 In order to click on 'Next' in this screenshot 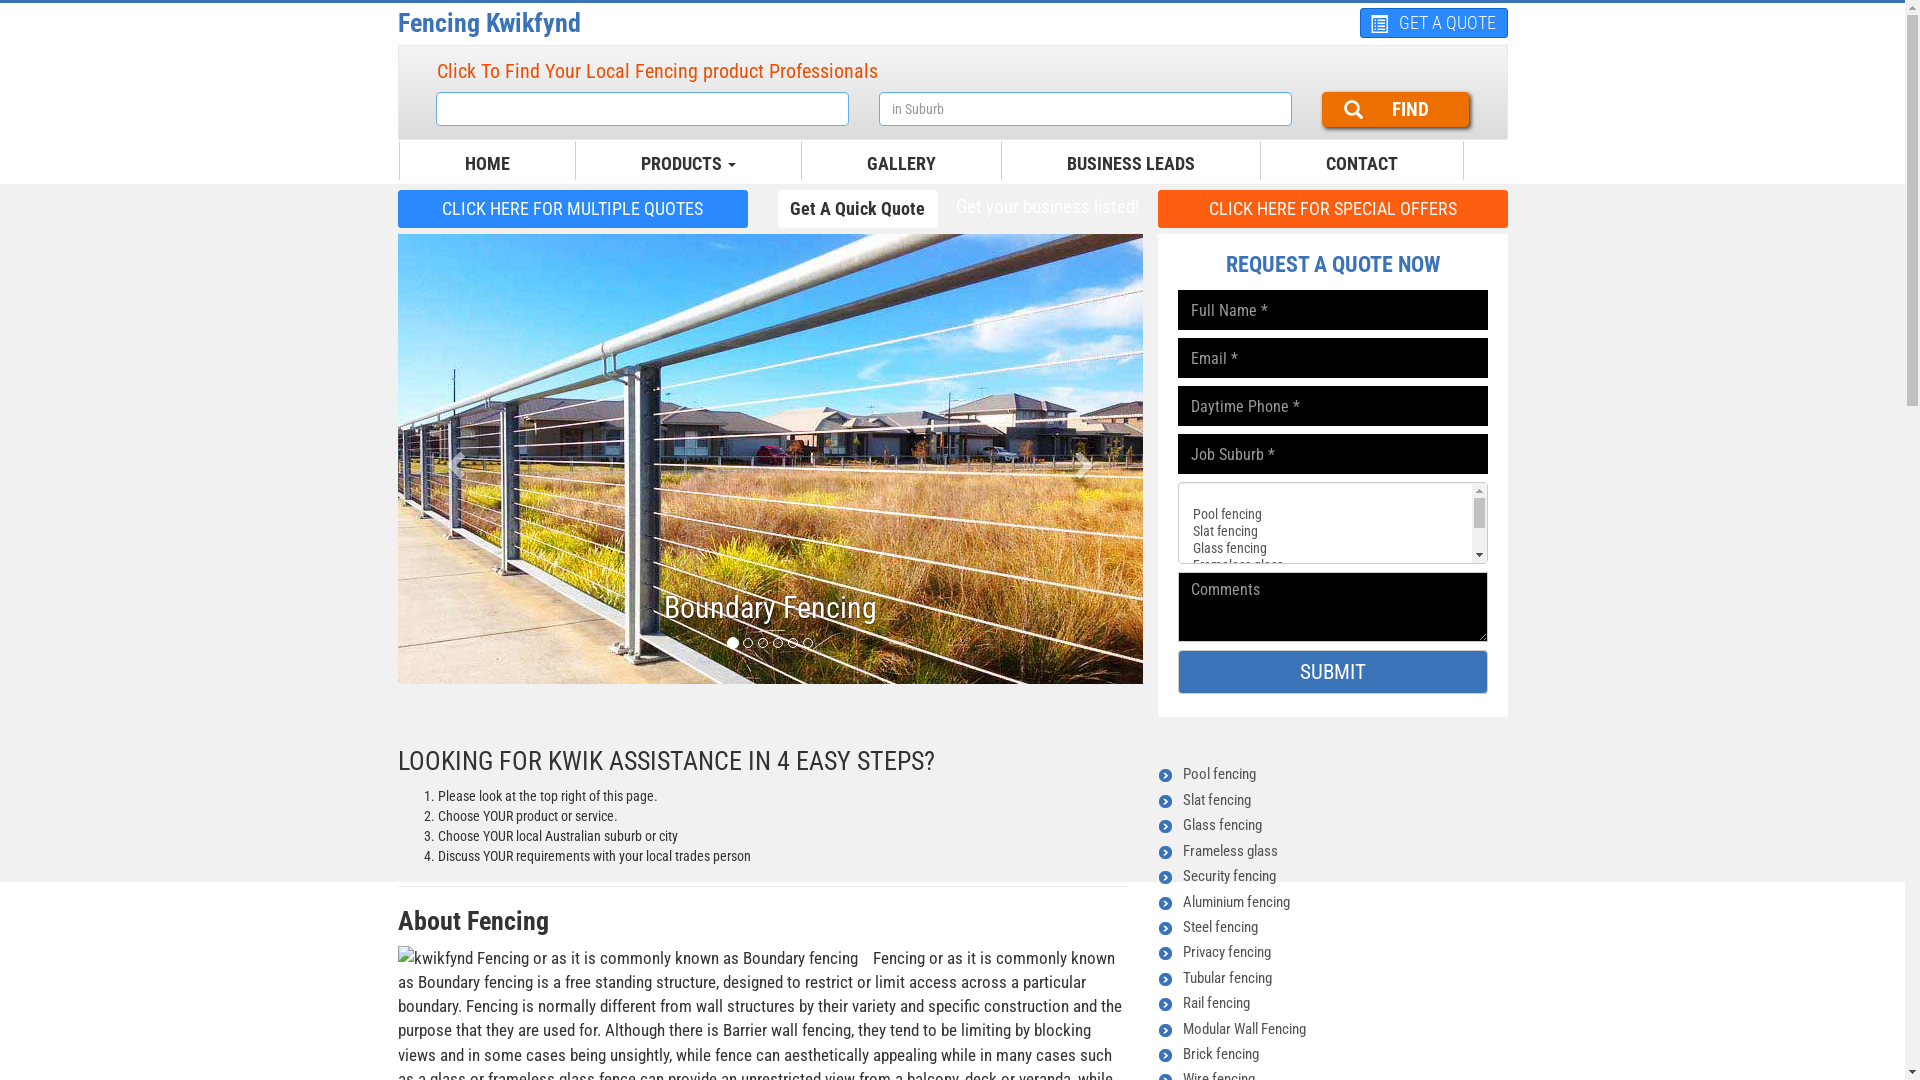, I will do `click(1085, 459)`.